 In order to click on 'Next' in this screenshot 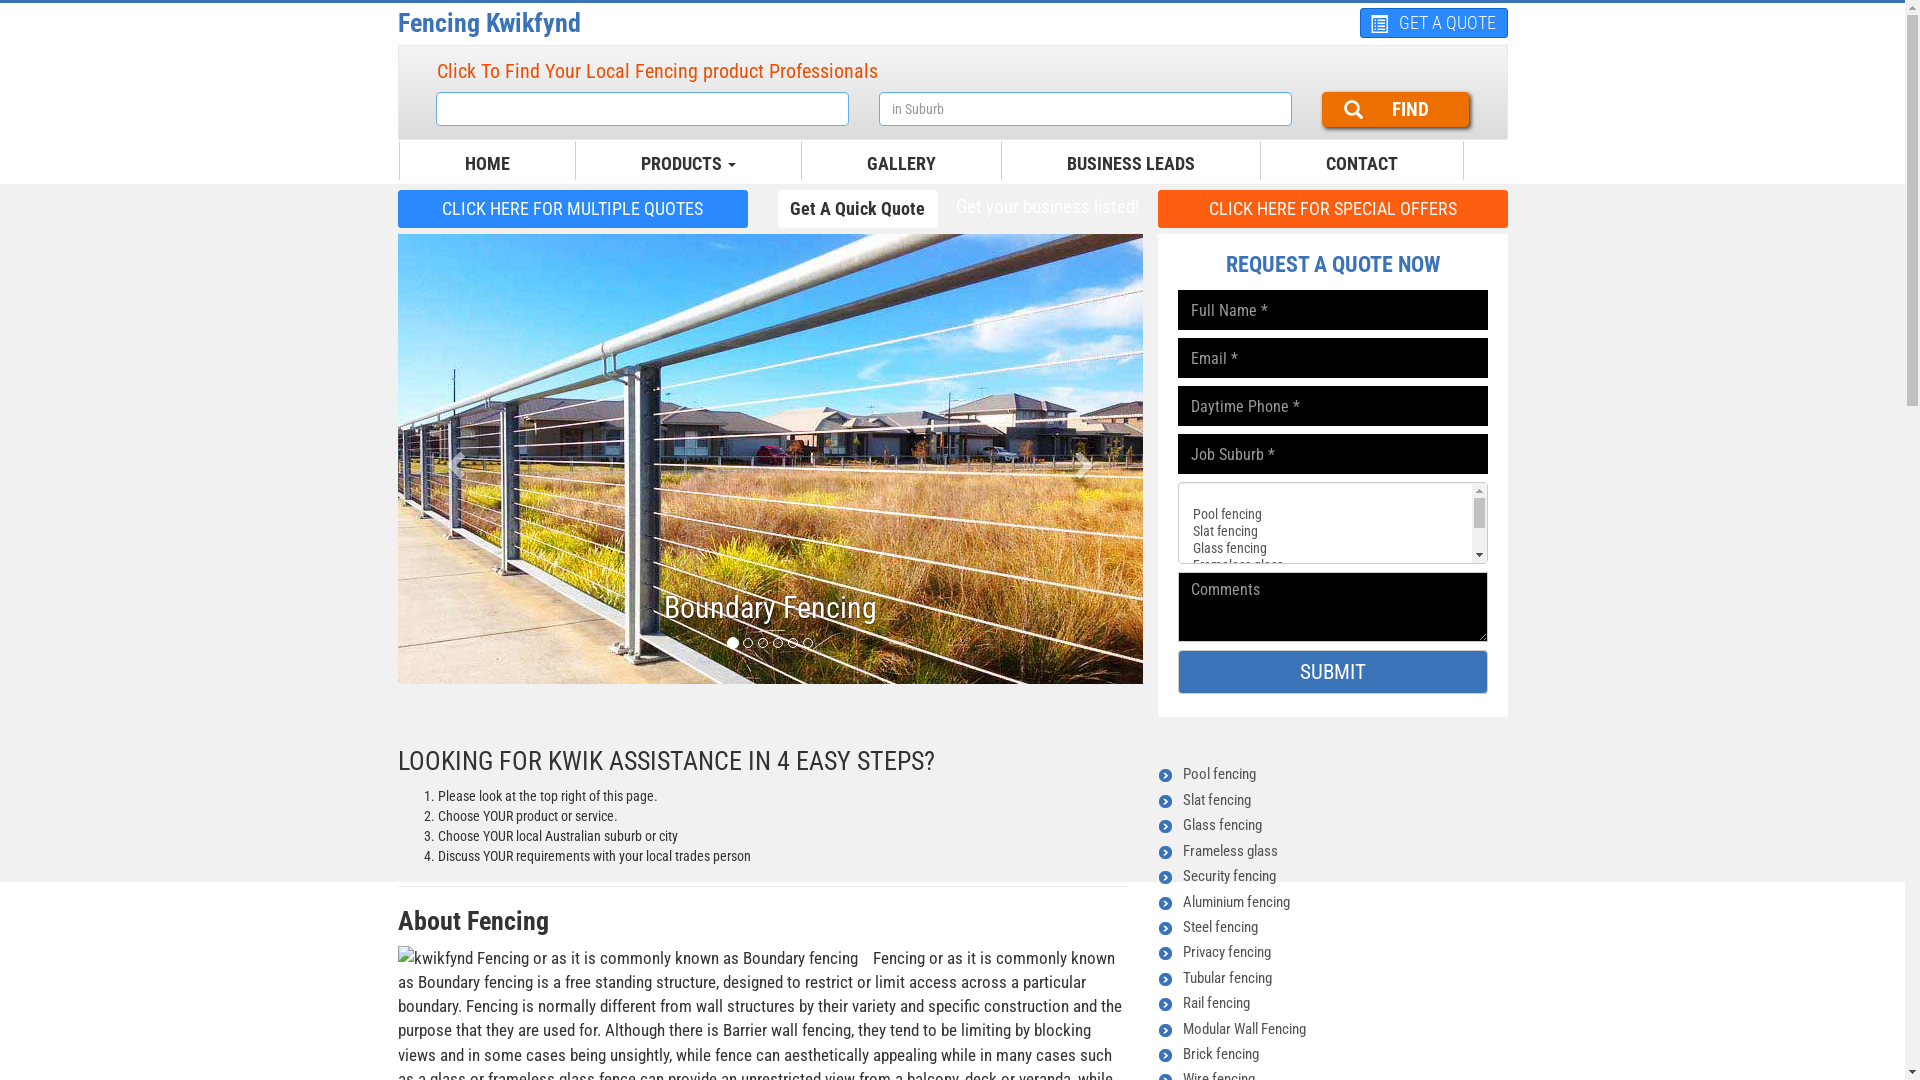, I will do `click(1085, 459)`.